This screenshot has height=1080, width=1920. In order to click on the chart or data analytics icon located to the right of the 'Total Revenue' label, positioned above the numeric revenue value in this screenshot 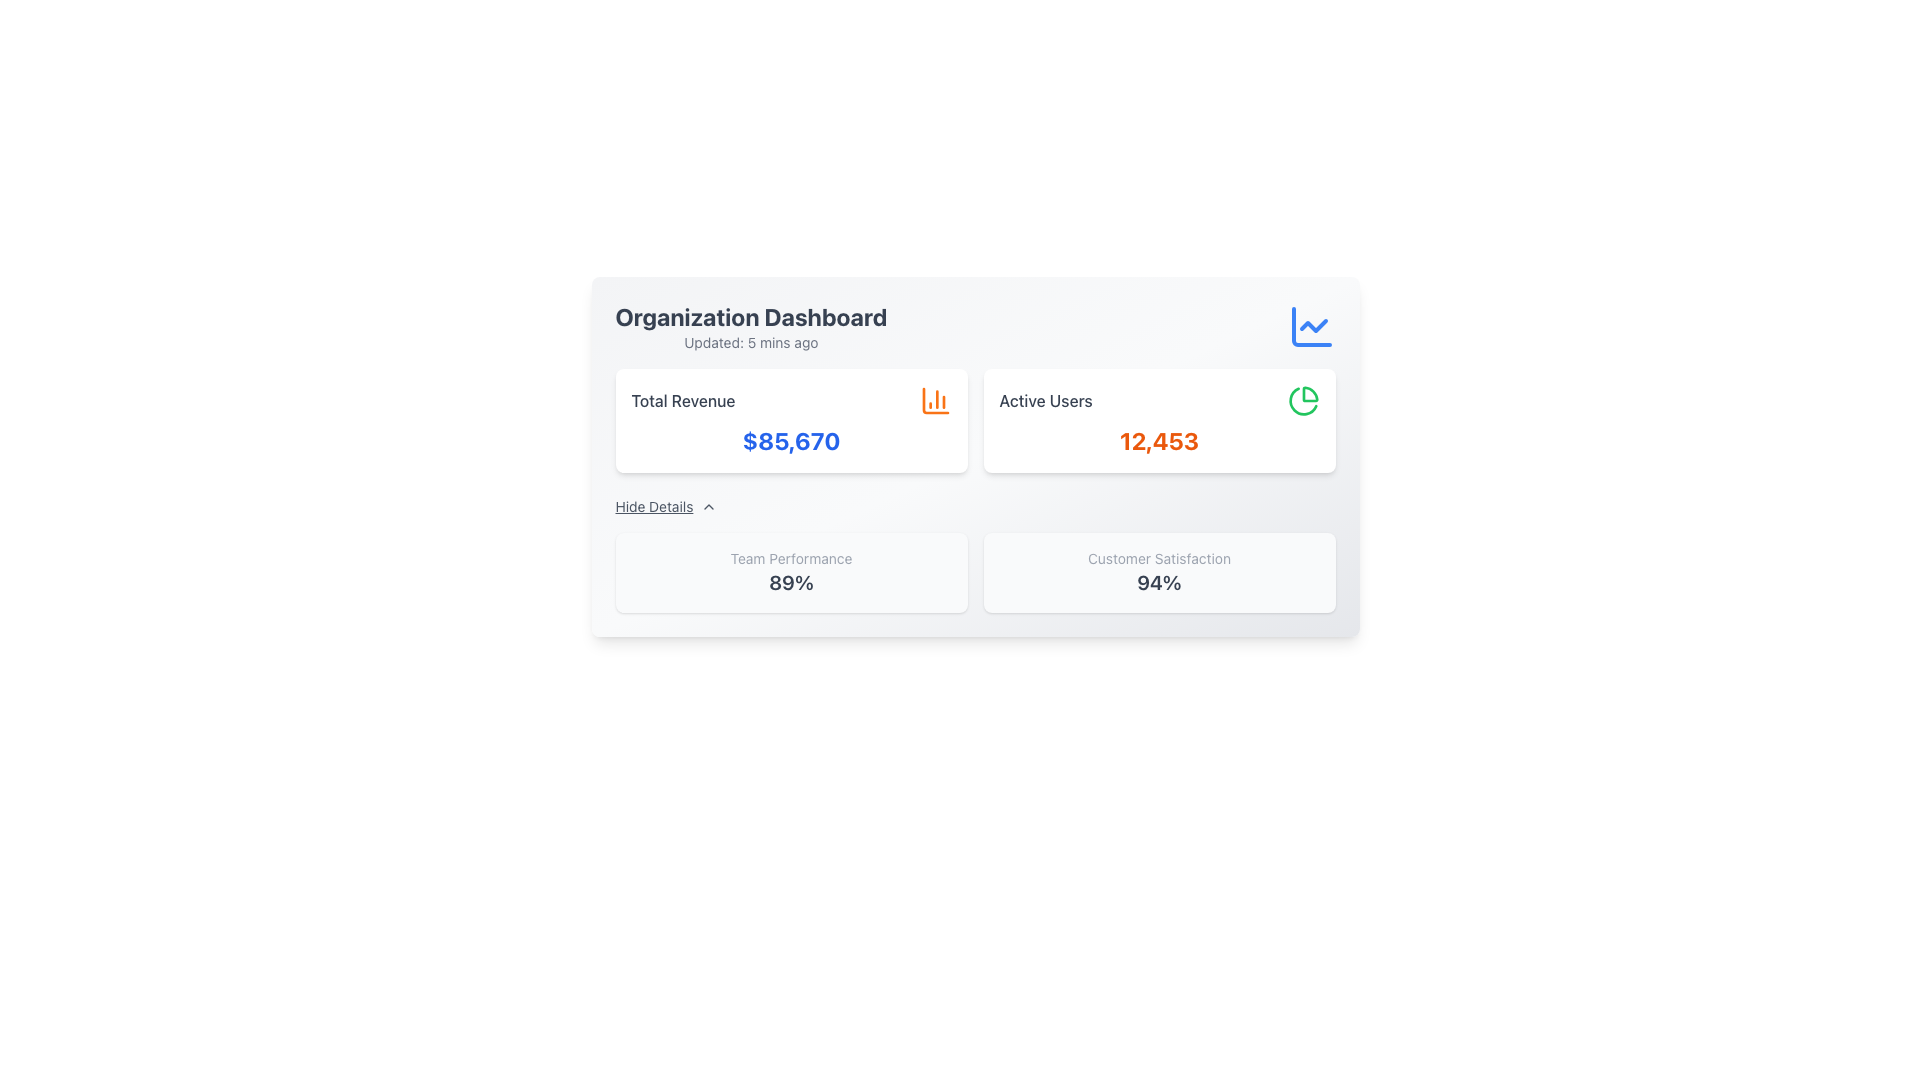, I will do `click(934, 401)`.